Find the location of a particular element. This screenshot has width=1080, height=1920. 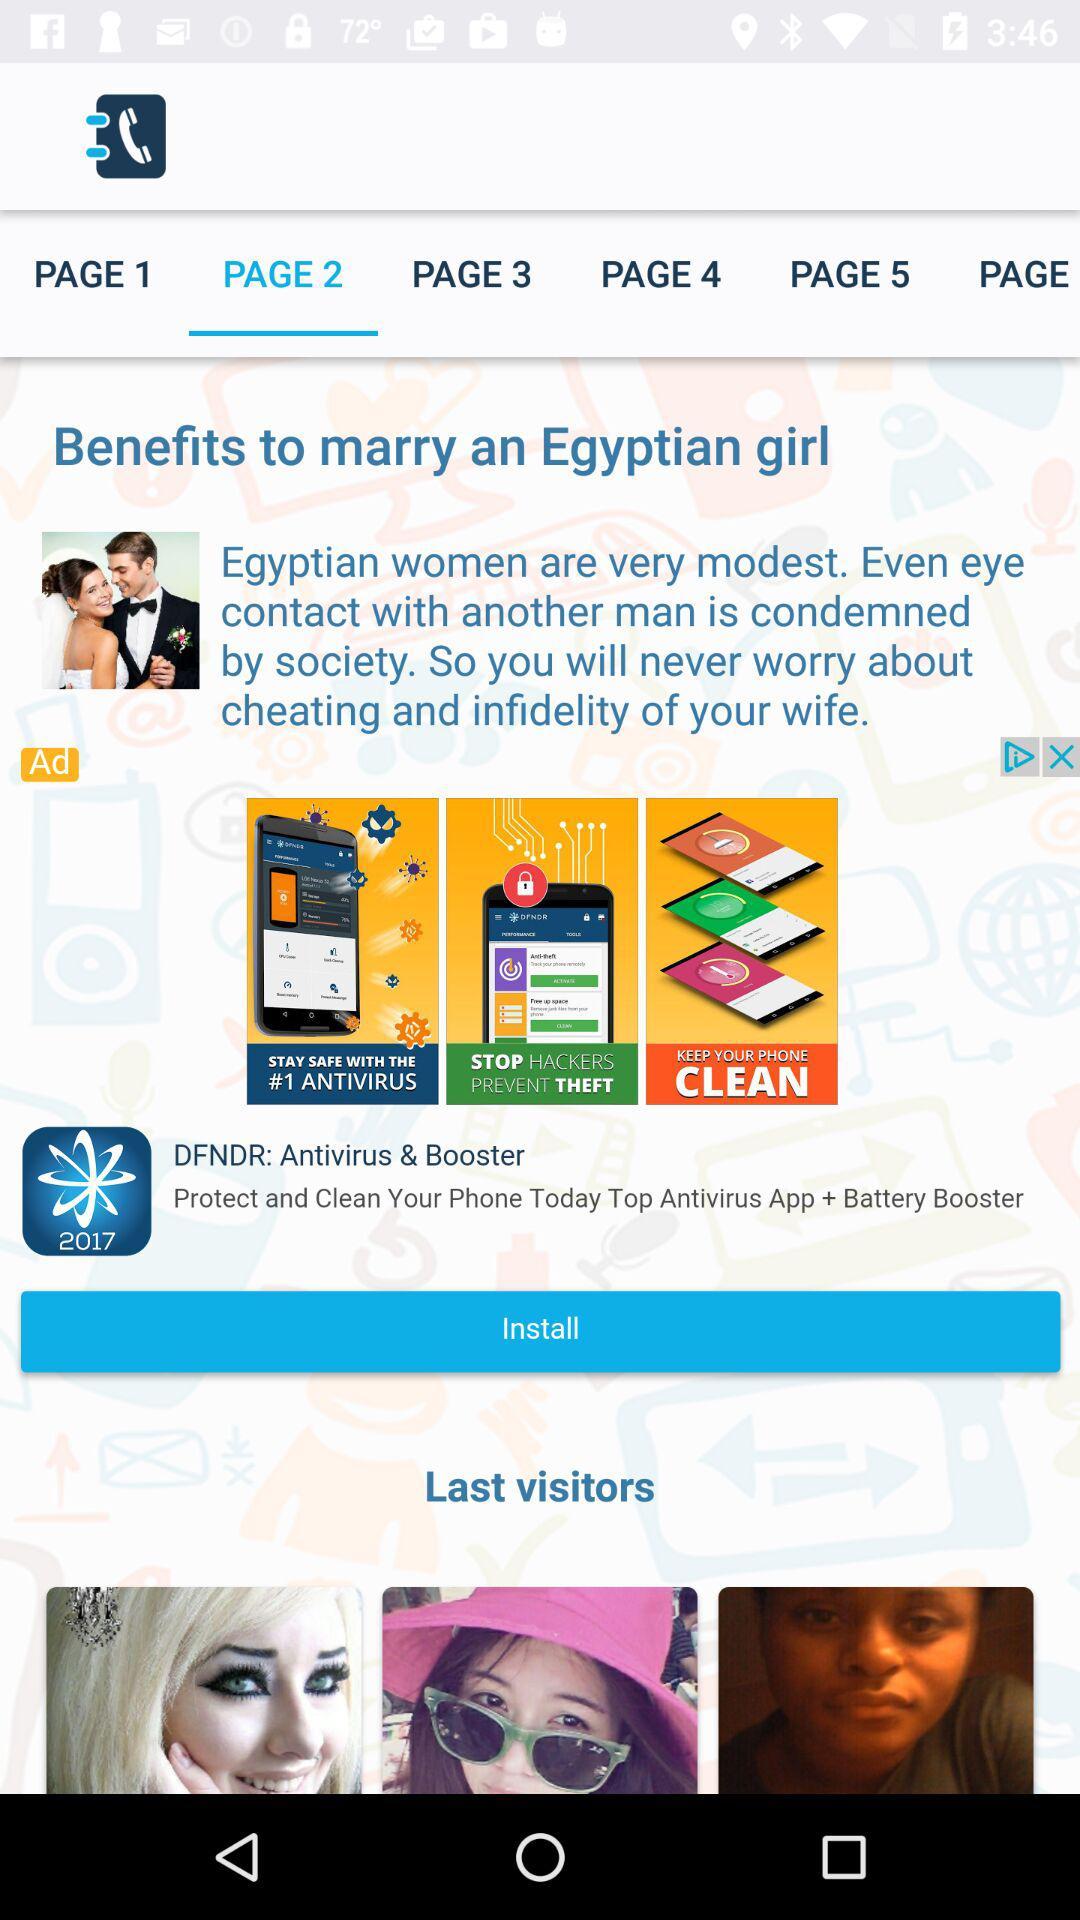

advertisement button is located at coordinates (540, 1064).